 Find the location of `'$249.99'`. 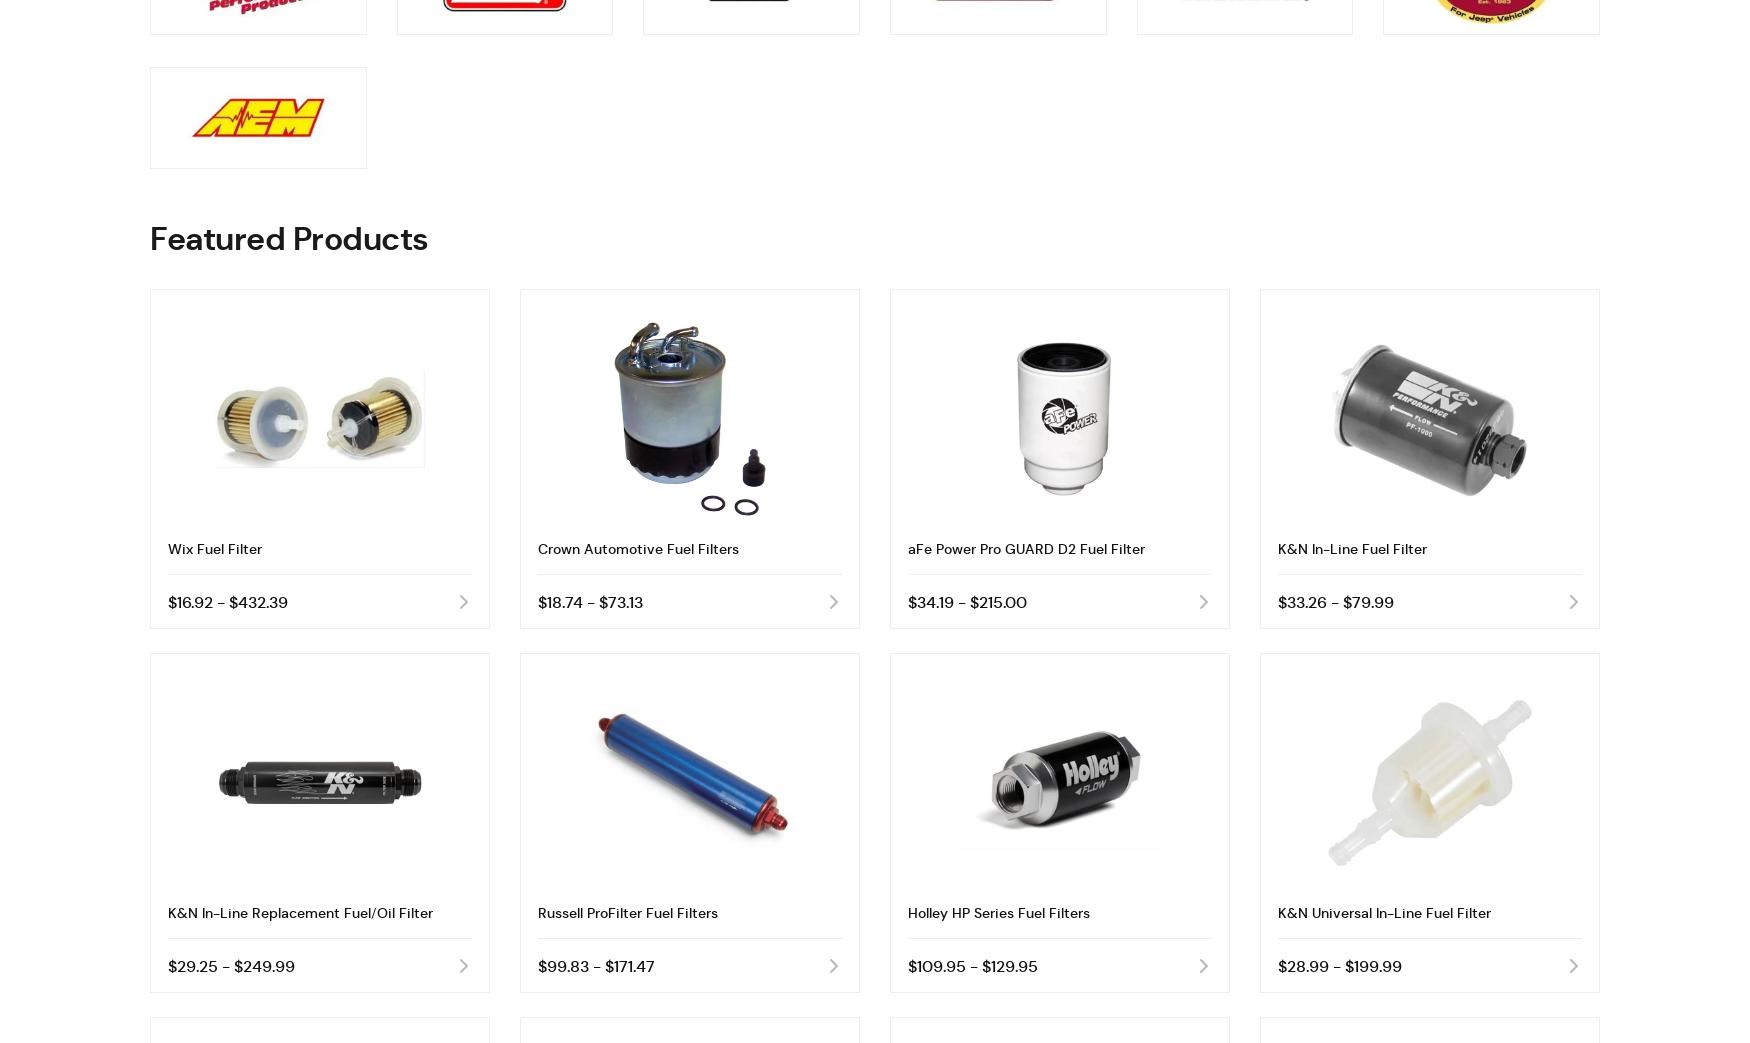

'$249.99' is located at coordinates (263, 965).